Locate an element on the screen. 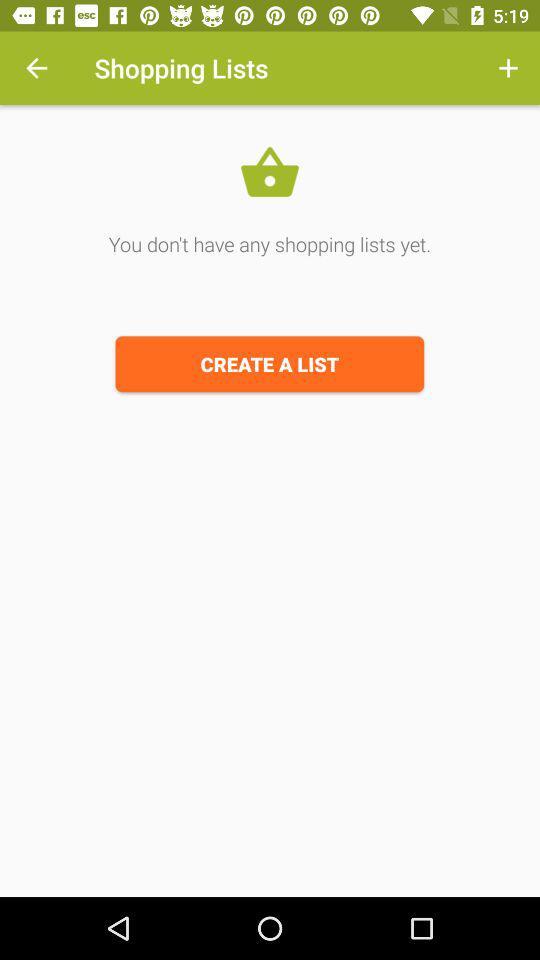 The width and height of the screenshot is (540, 960). the item at the top left corner is located at coordinates (36, 68).